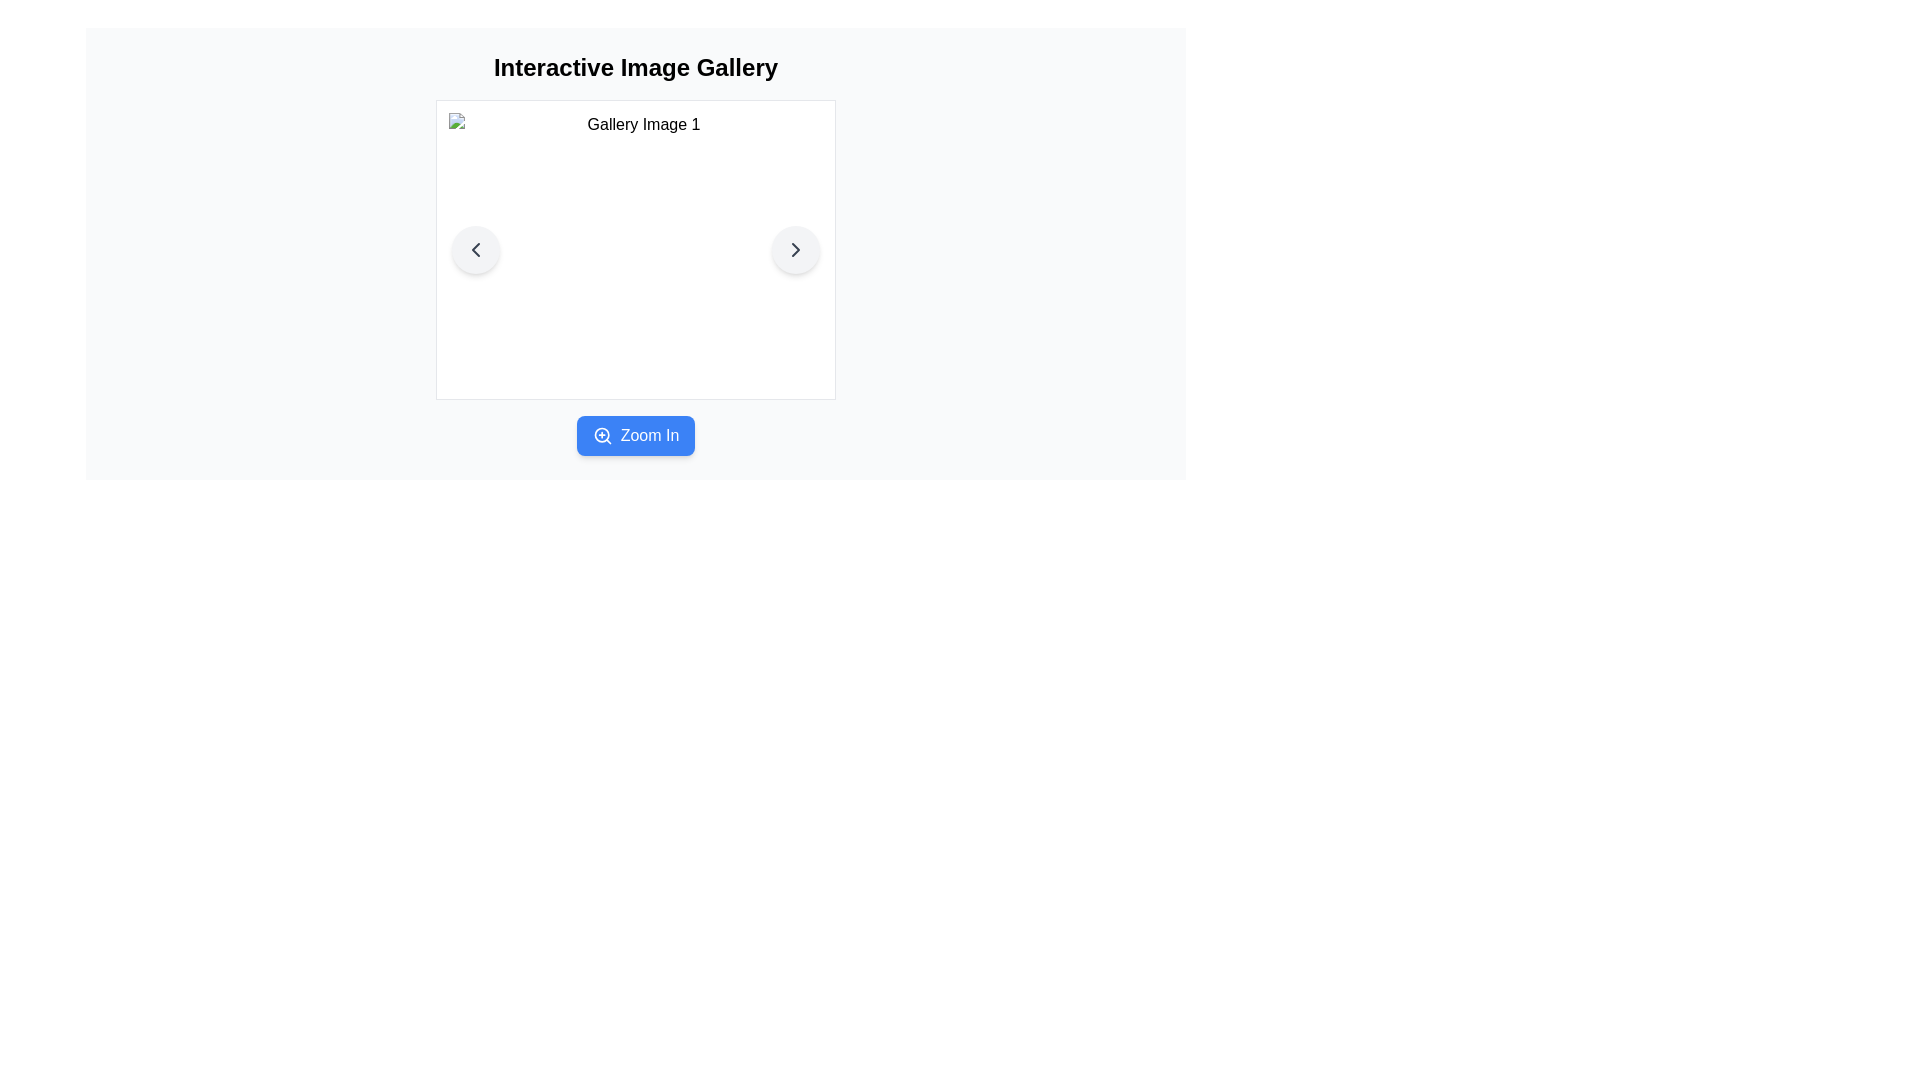 The image size is (1920, 1080). Describe the element at coordinates (474, 249) in the screenshot. I see `the leftward-pointing chevron icon button in the middle-left section of the interactive gallery interface` at that location.